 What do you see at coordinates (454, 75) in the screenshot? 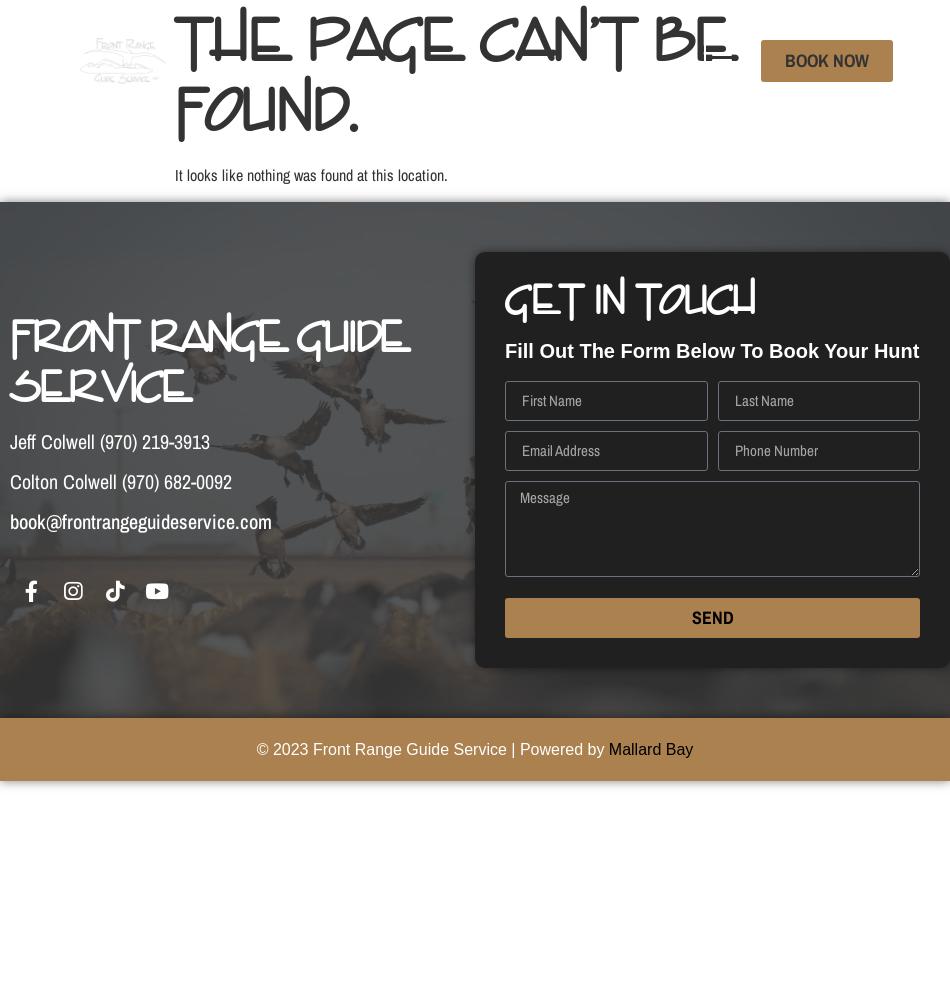
I see `'The page can’t be found.'` at bounding box center [454, 75].